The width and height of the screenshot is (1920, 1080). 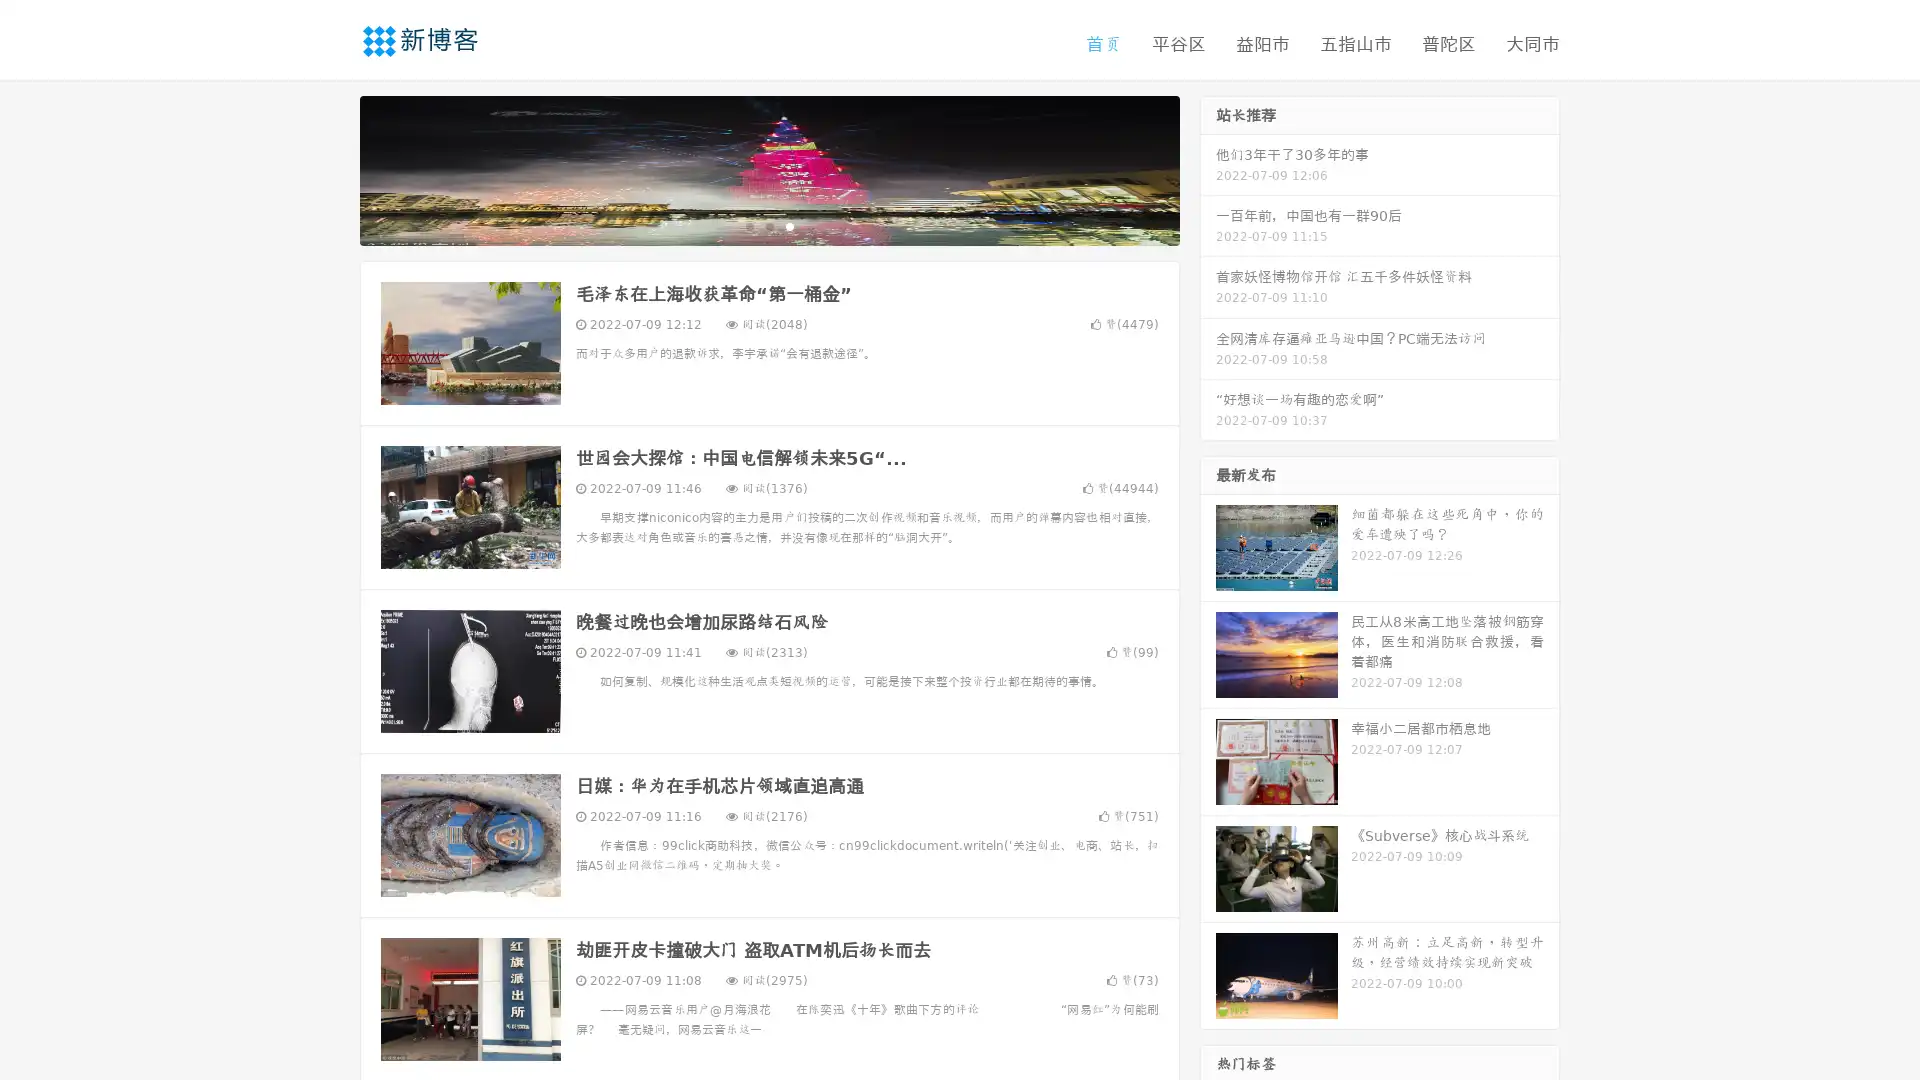 I want to click on Previous slide, so click(x=330, y=168).